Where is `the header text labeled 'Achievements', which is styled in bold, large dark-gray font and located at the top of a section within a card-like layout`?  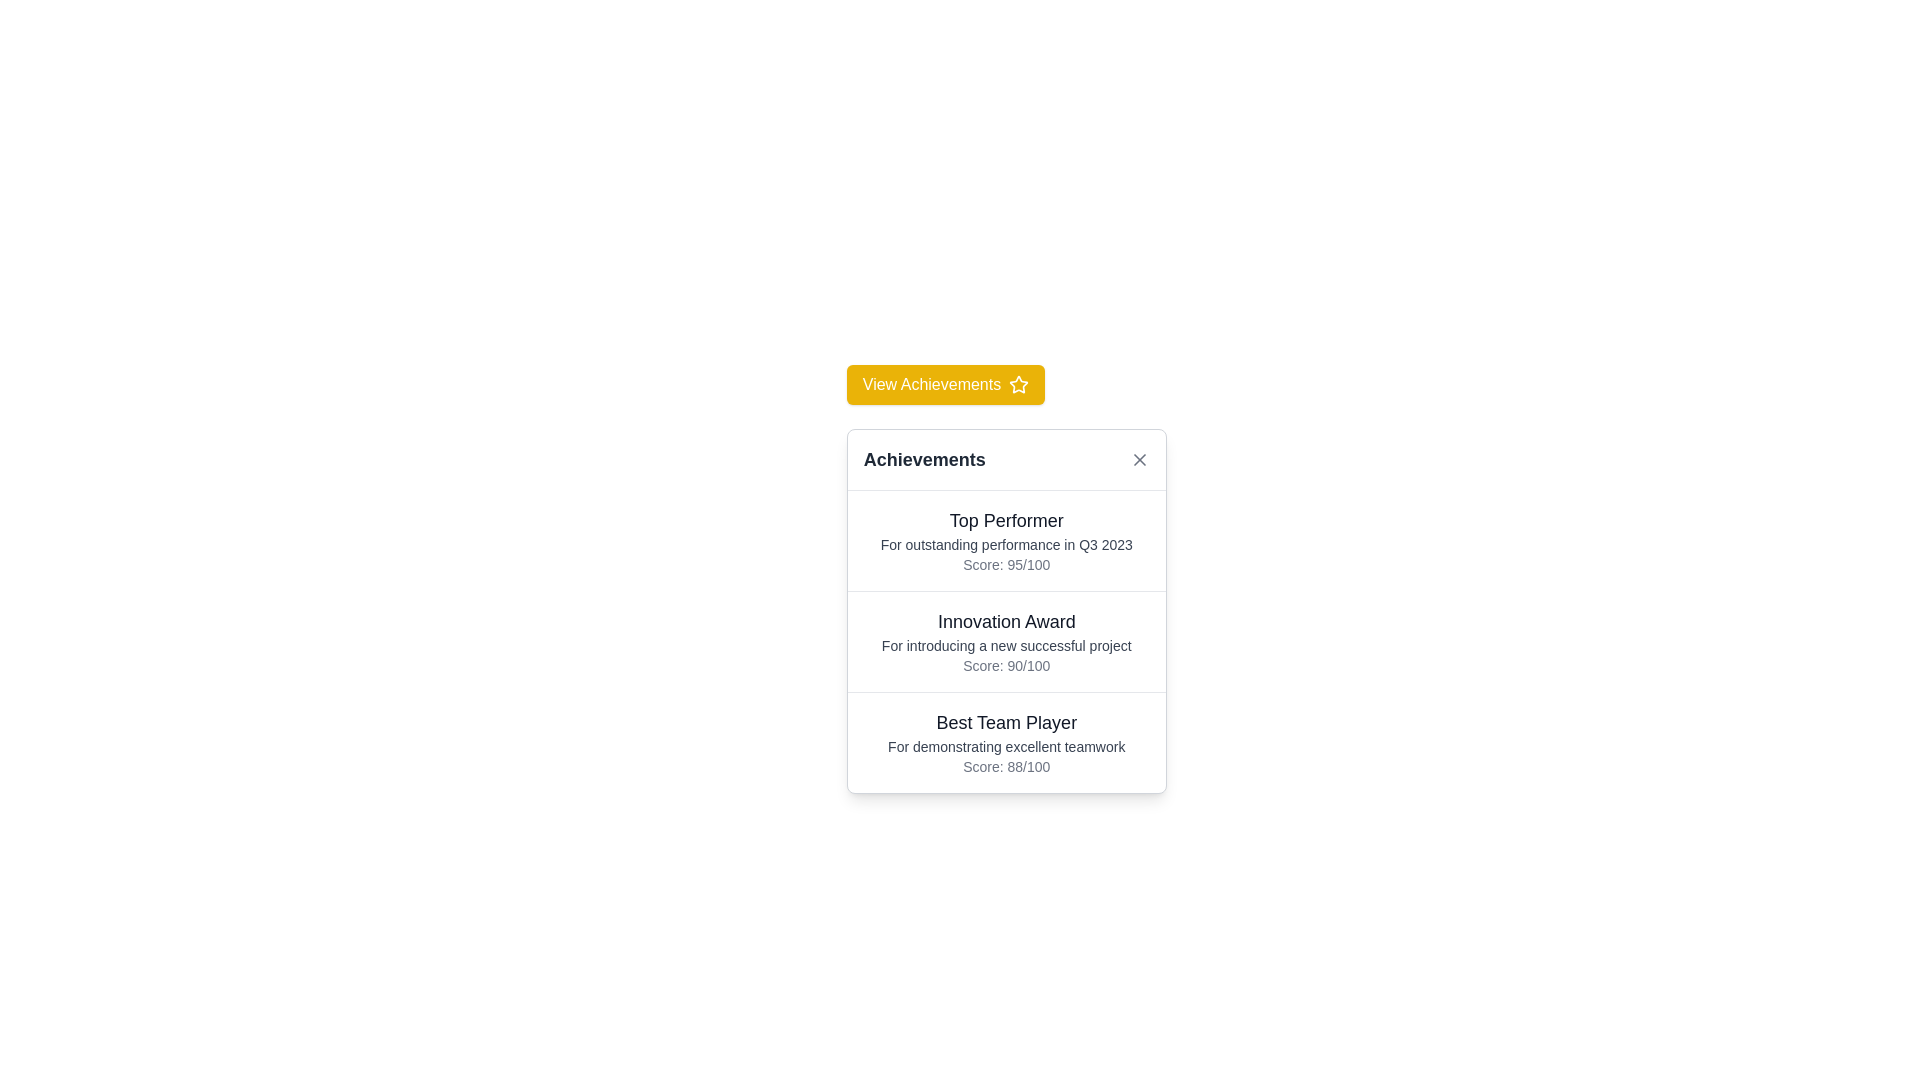
the header text labeled 'Achievements', which is styled in bold, large dark-gray font and located at the top of a section within a card-like layout is located at coordinates (923, 459).